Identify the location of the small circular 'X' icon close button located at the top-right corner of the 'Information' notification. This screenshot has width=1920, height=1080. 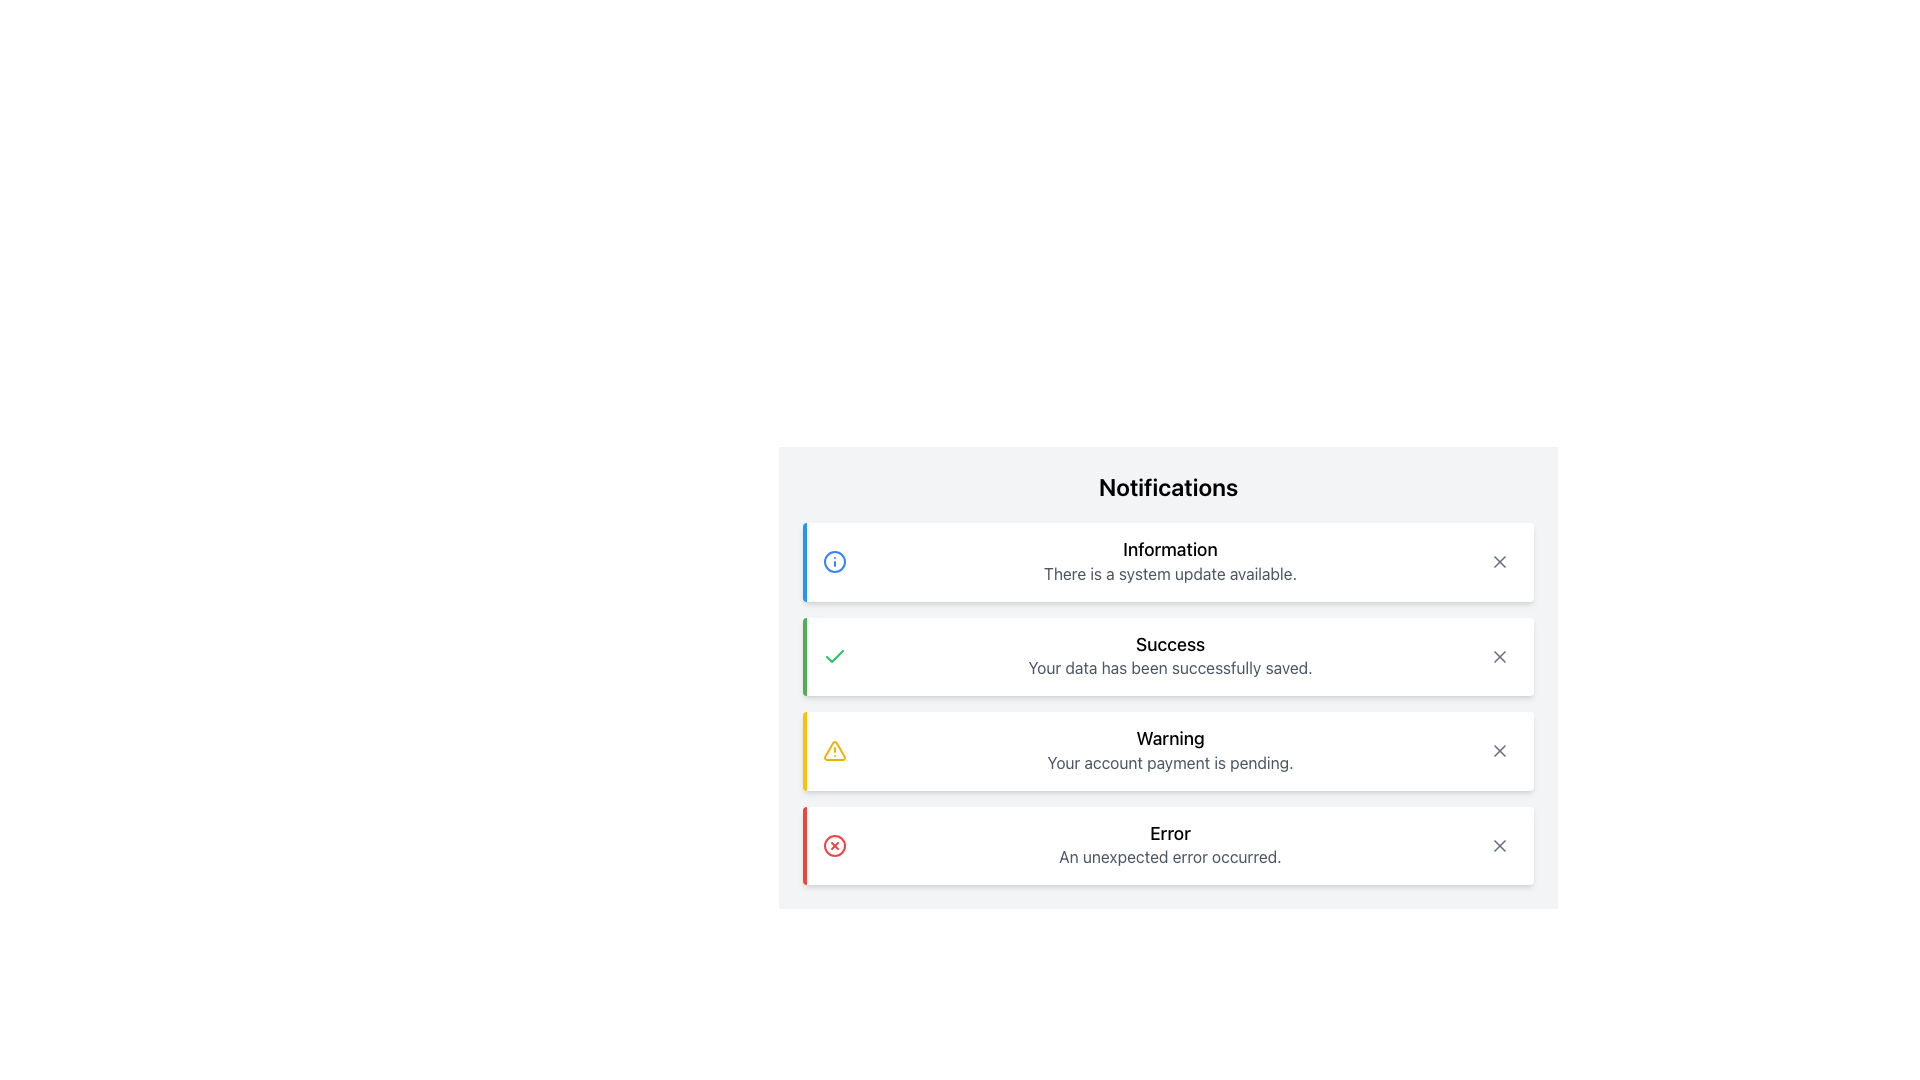
(1499, 562).